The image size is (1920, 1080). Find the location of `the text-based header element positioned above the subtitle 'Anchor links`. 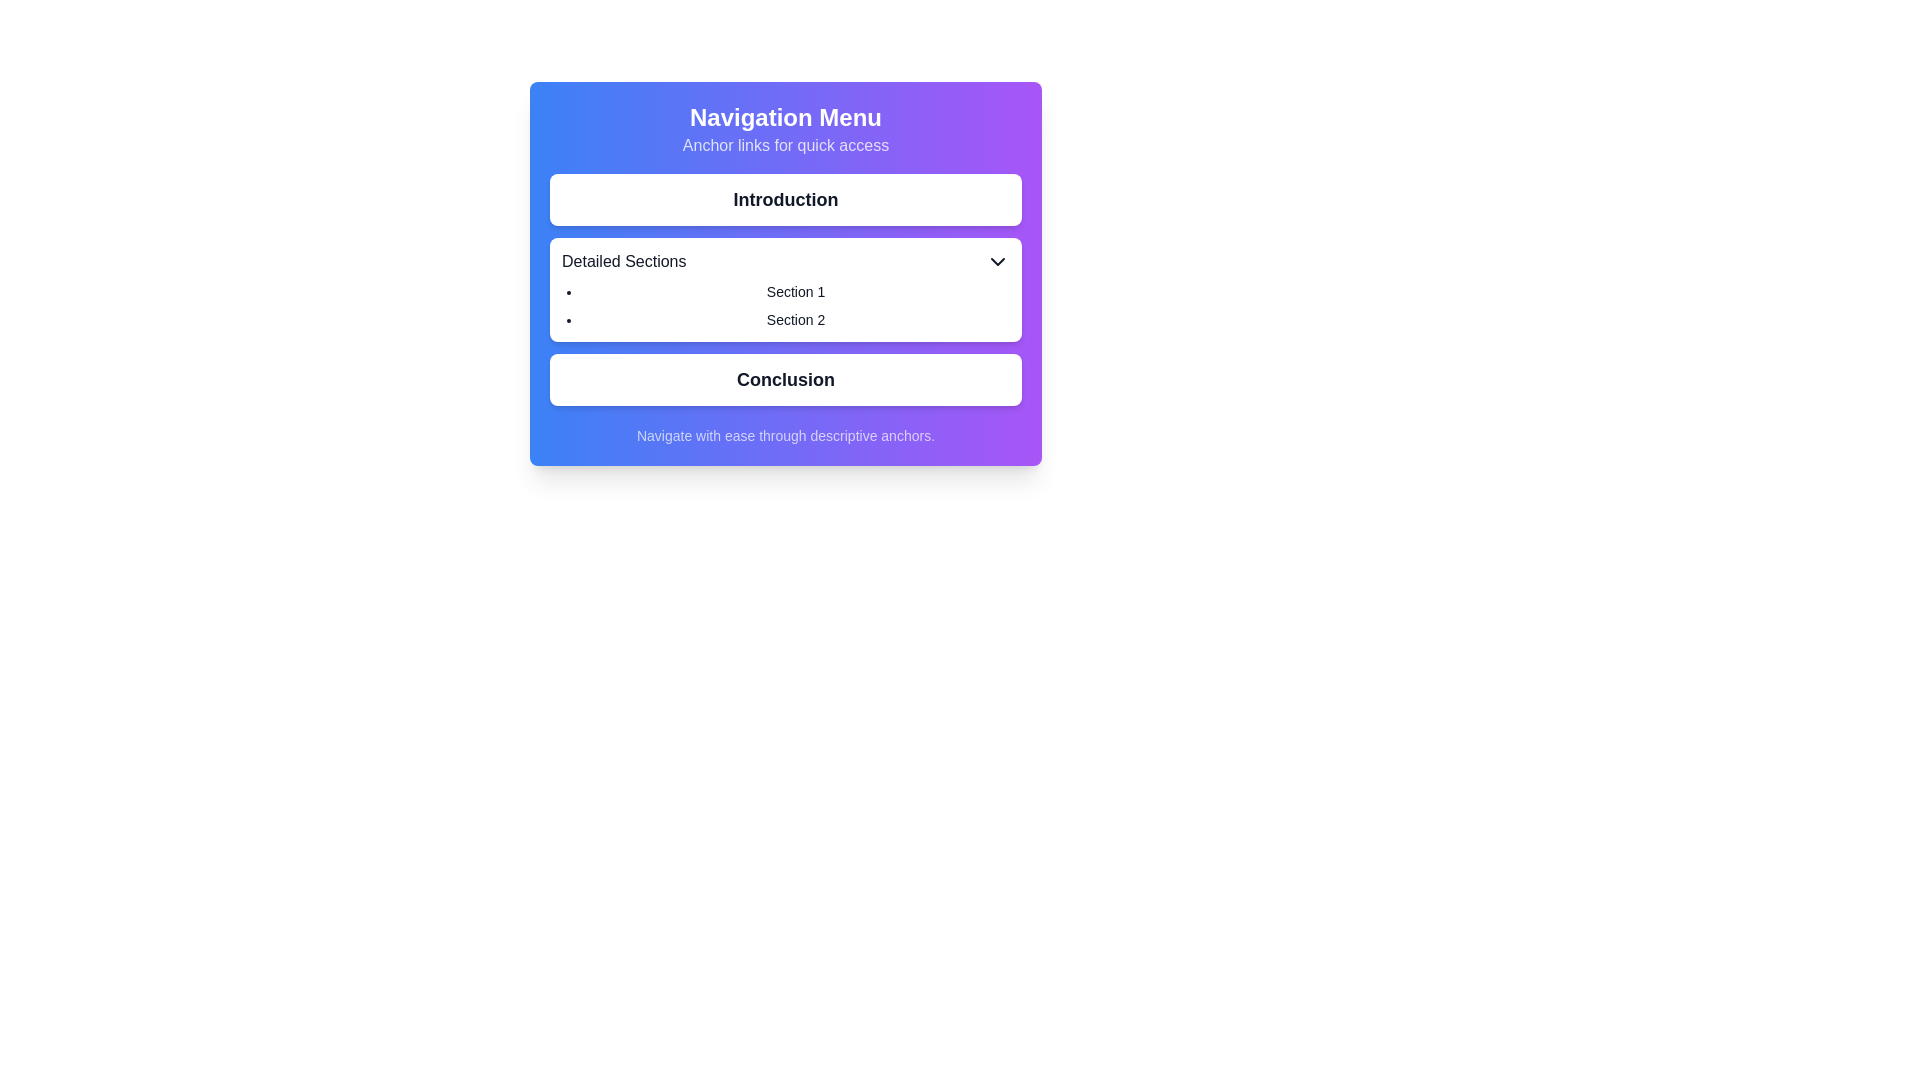

the text-based header element positioned above the subtitle 'Anchor links is located at coordinates (785, 118).